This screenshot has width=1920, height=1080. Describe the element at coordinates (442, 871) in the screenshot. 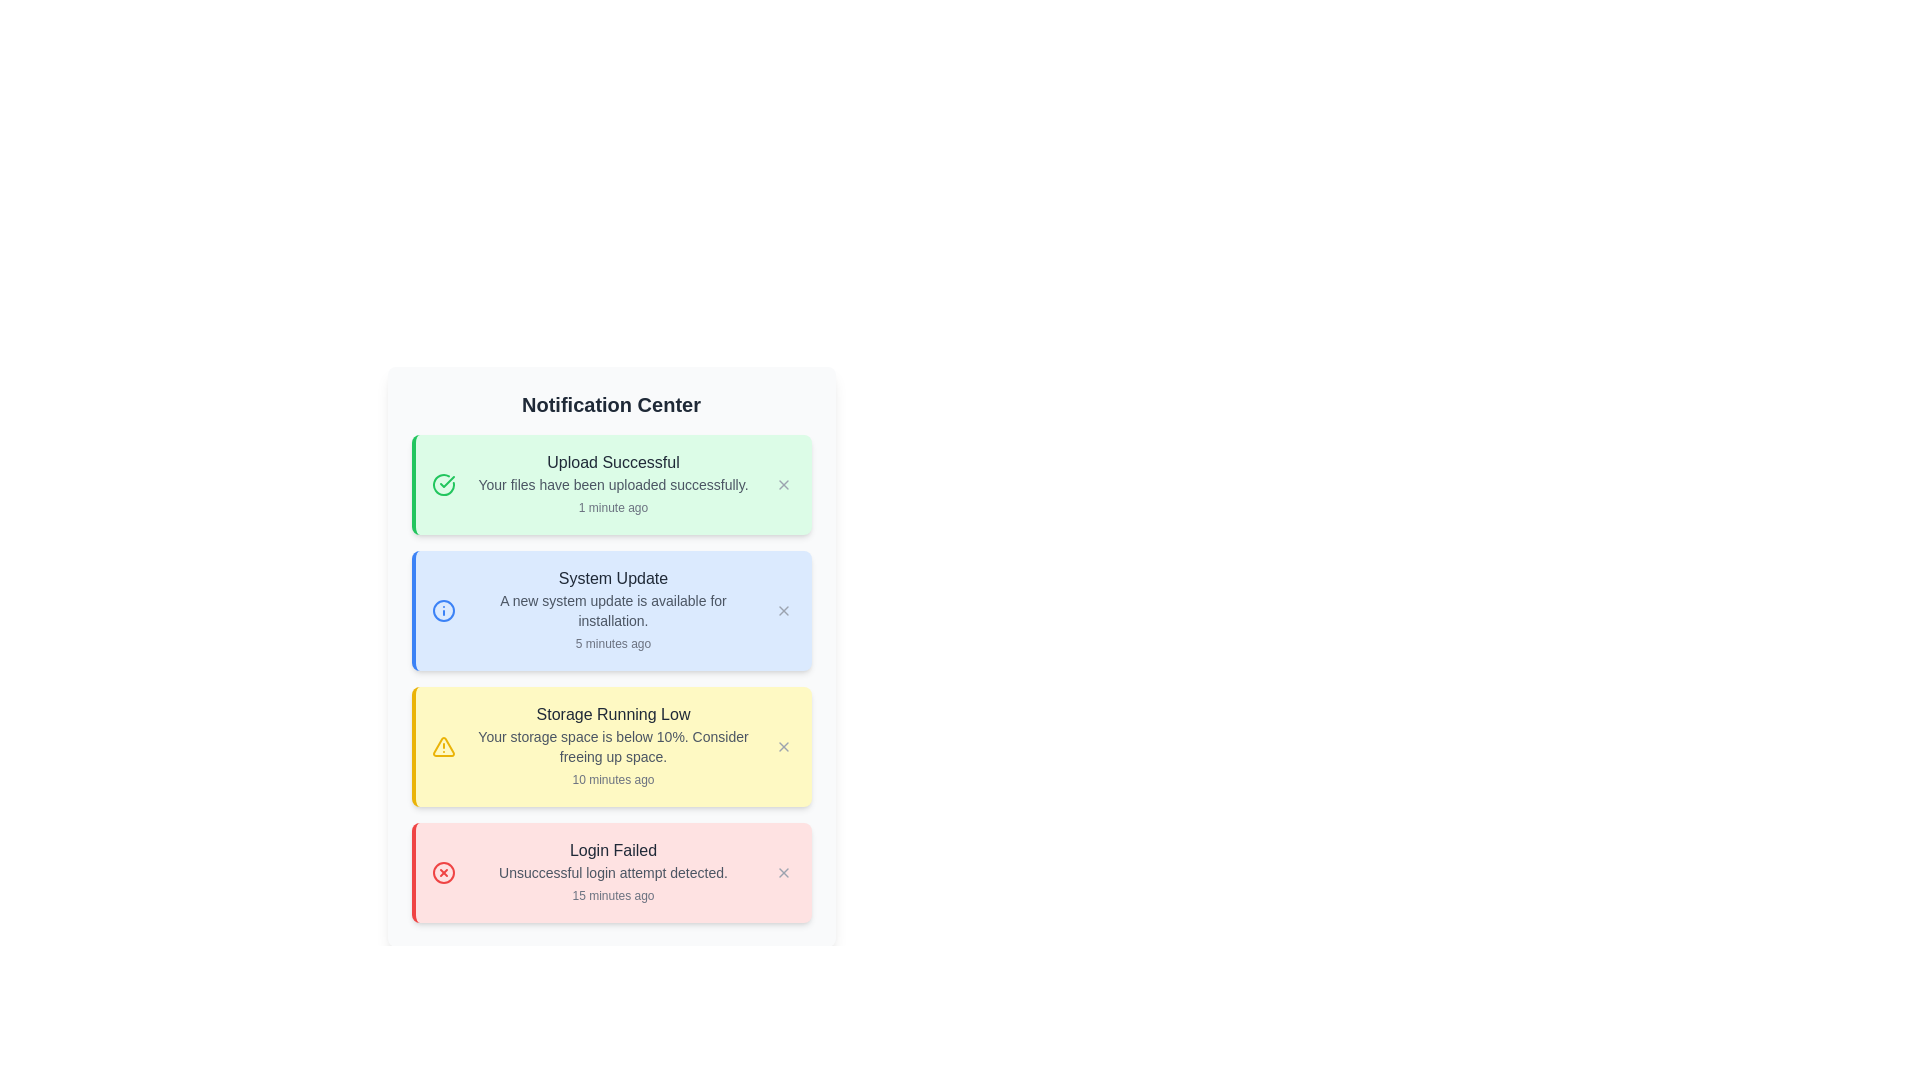

I see `the Decorative Icon that indicates an error or failure event, located at the top-left corner of the 'Login Failed' notification card` at that location.